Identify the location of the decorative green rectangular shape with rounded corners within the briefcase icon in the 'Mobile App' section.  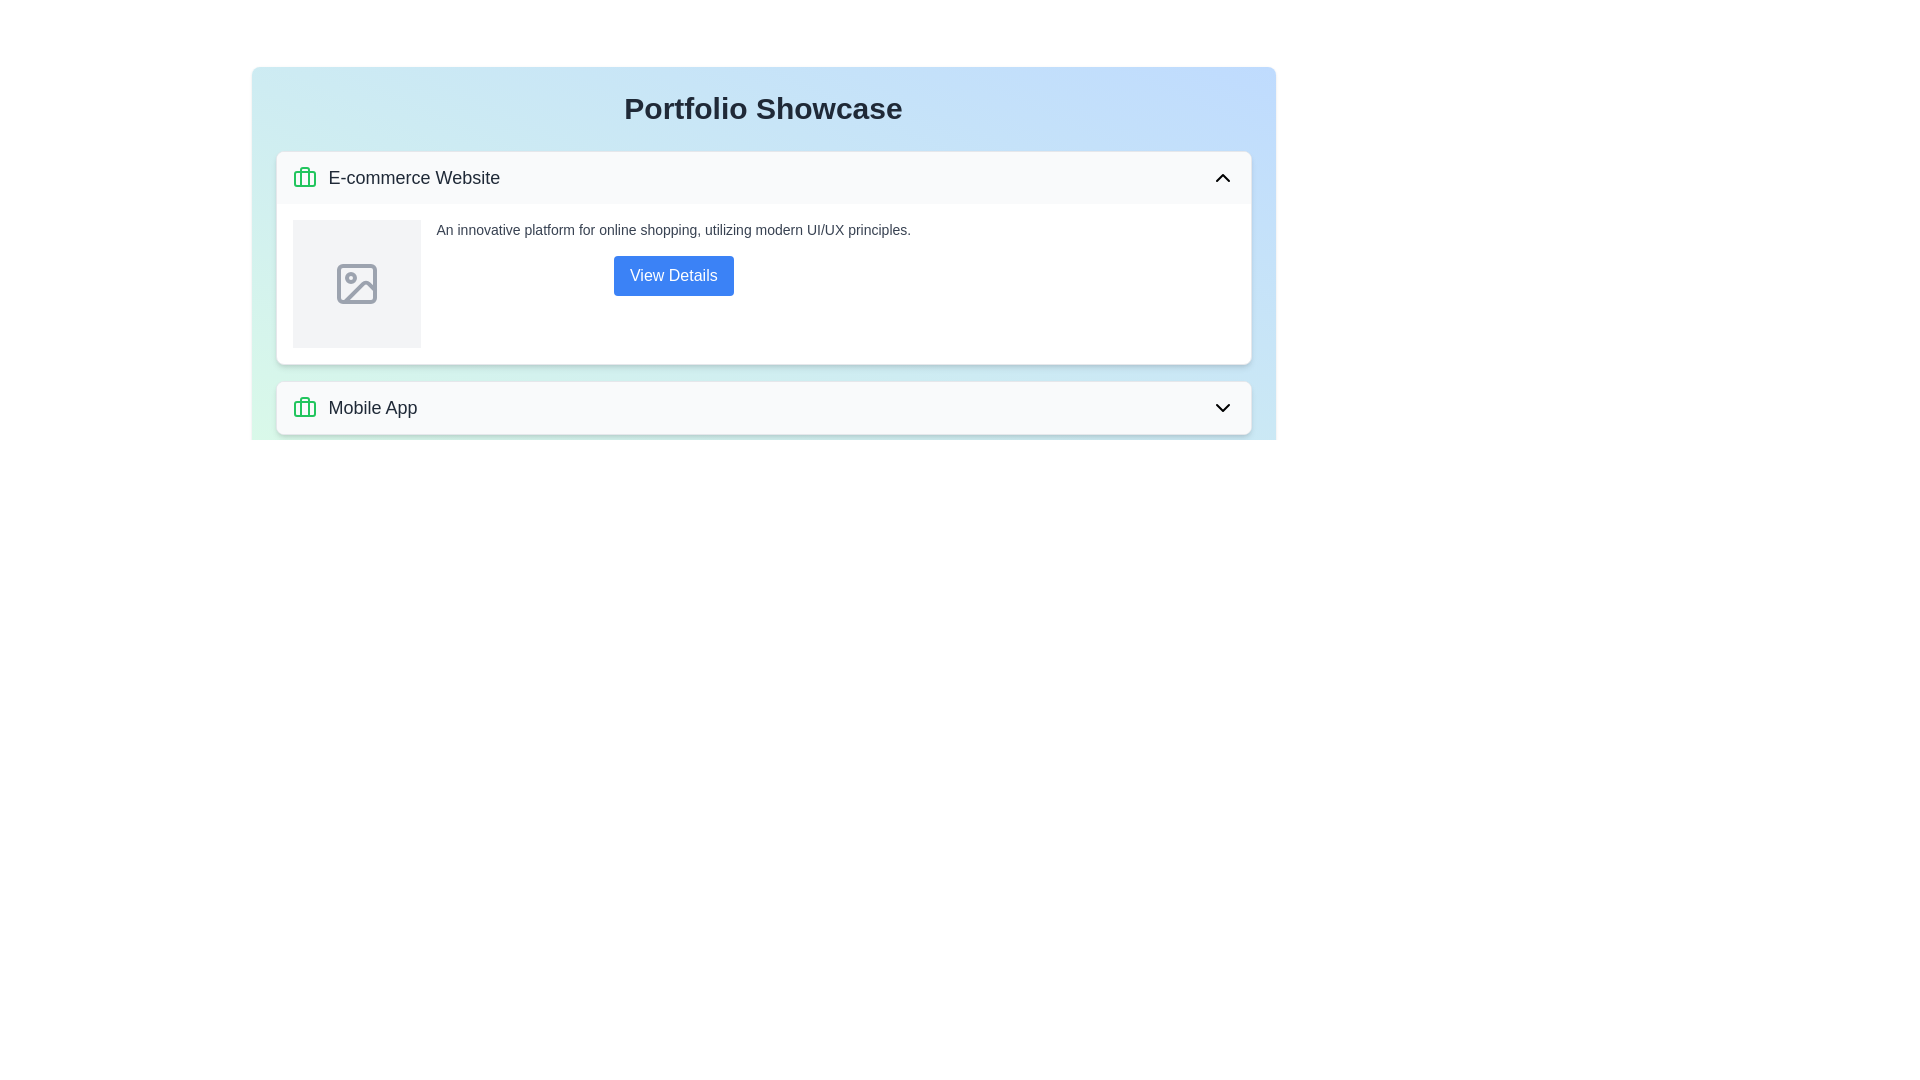
(303, 177).